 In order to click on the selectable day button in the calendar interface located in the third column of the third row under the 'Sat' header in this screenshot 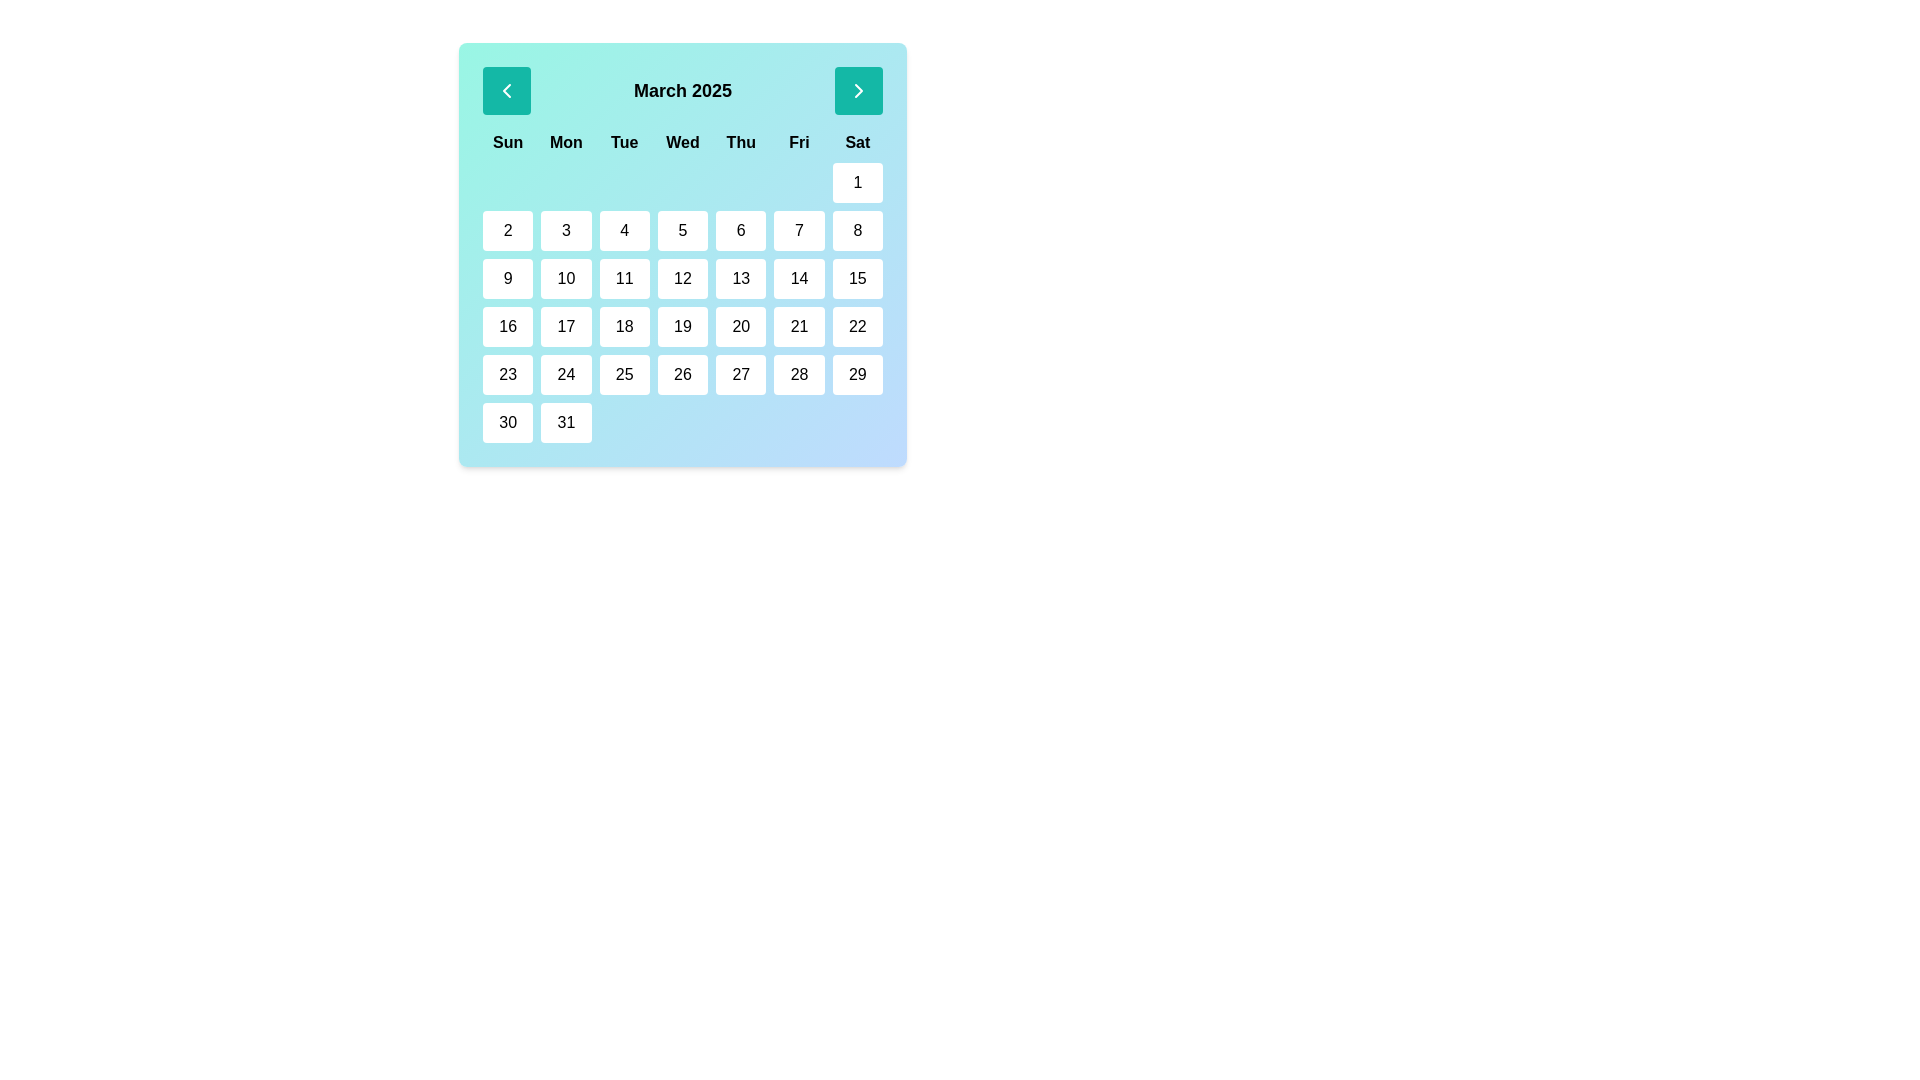, I will do `click(857, 278)`.